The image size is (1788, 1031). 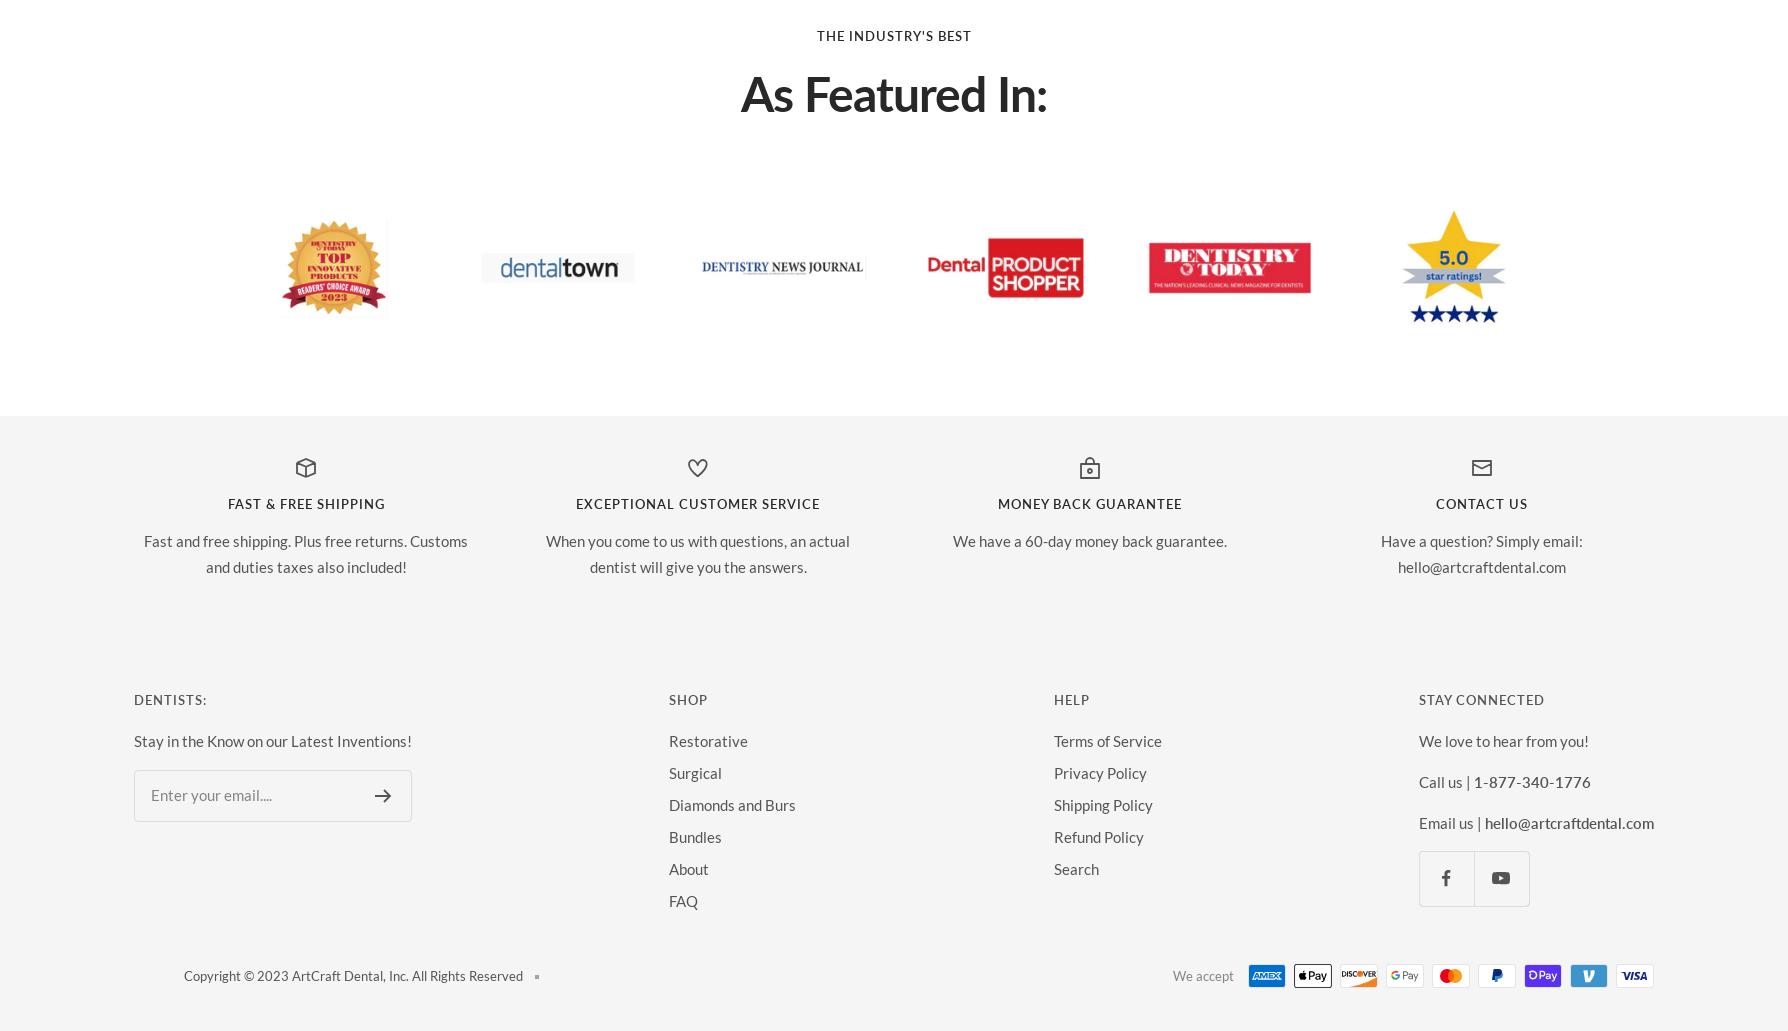 What do you see at coordinates (682, 899) in the screenshot?
I see `'FAQ'` at bounding box center [682, 899].